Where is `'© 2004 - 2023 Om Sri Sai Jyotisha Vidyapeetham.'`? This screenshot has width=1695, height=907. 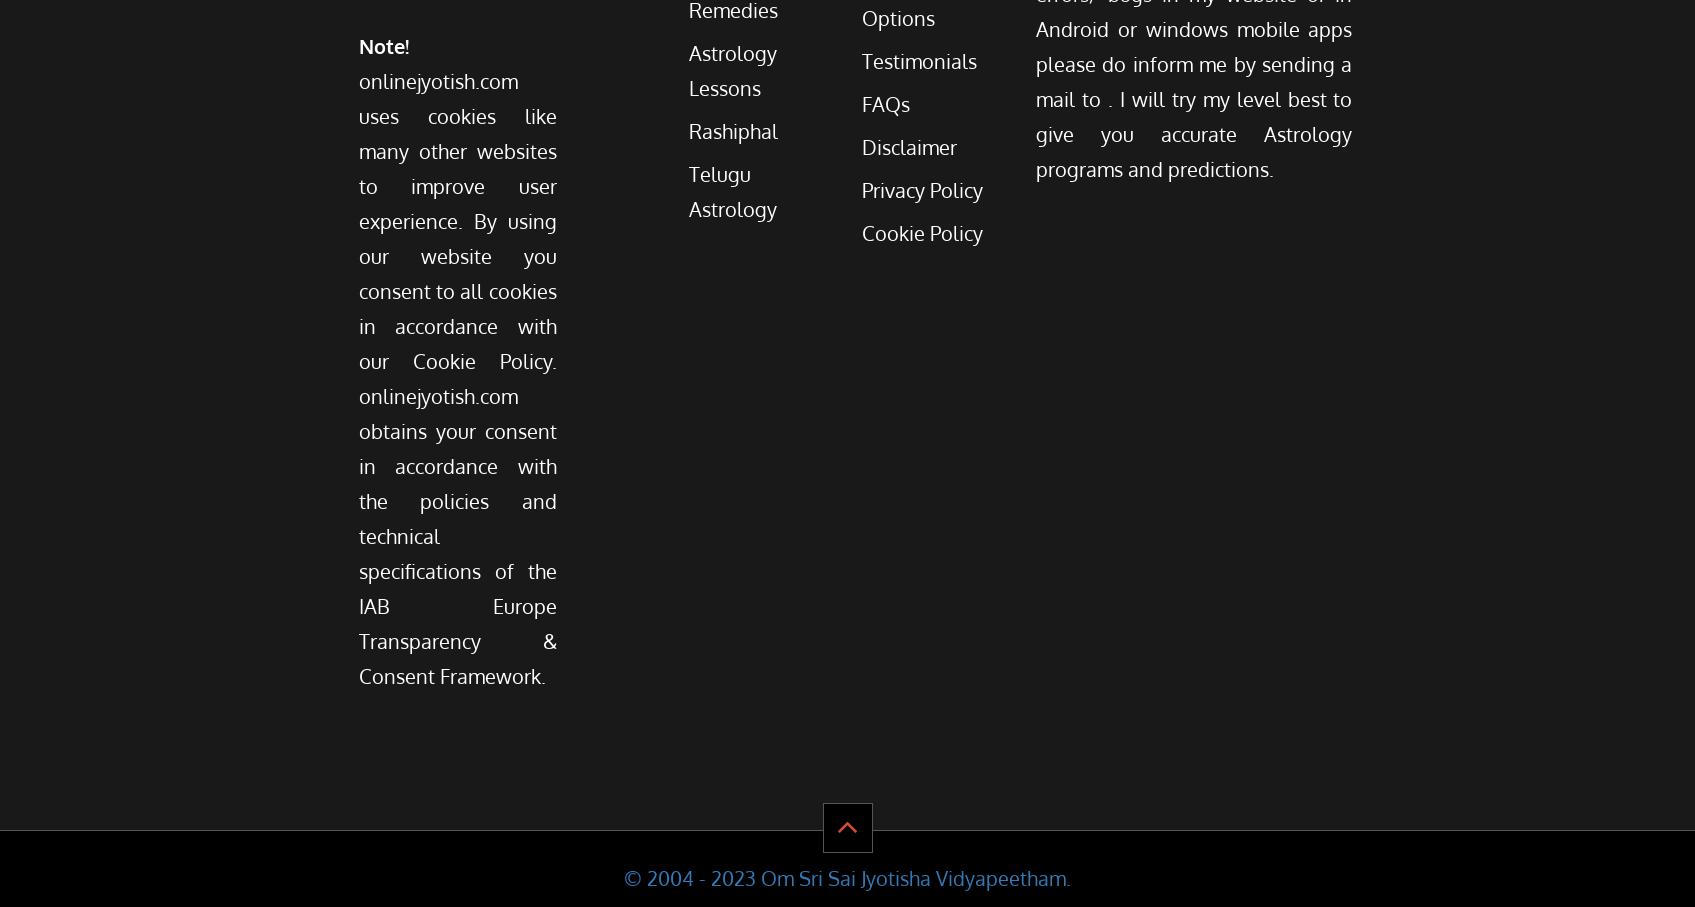
'© 2004 - 2023 Om Sri Sai Jyotisha Vidyapeetham.' is located at coordinates (847, 876).